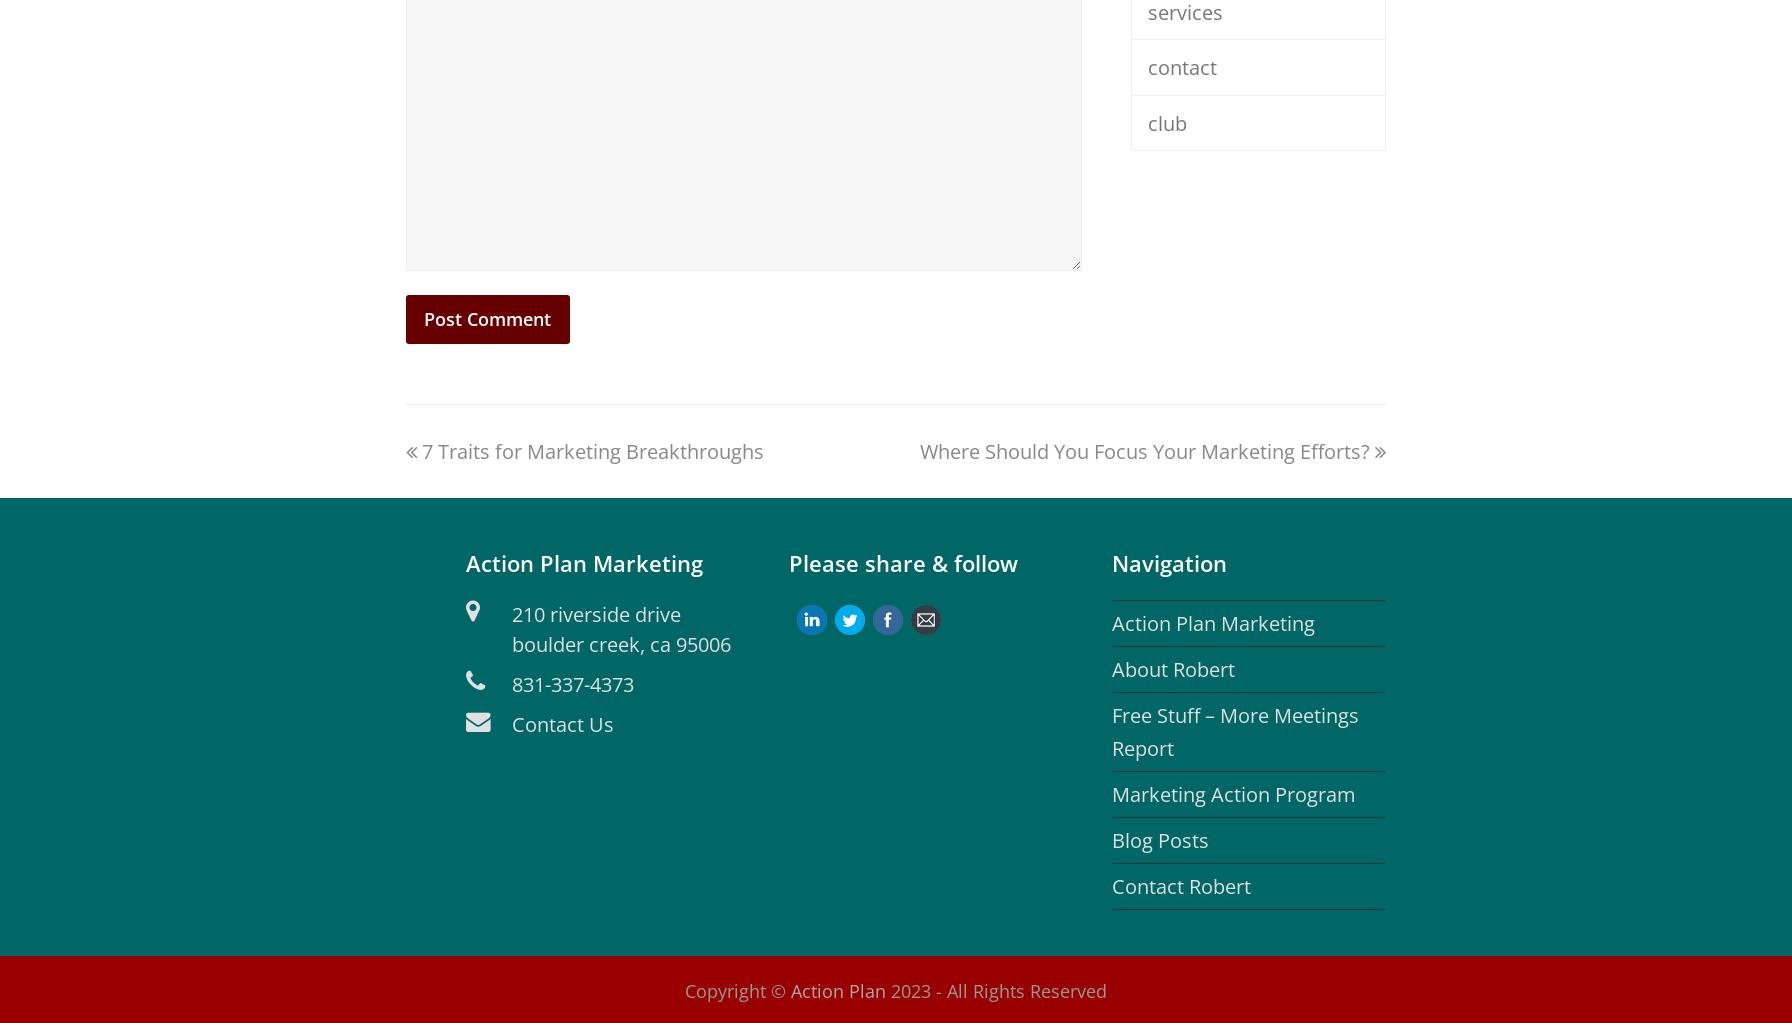 The image size is (1792, 1023). I want to click on 'Where Should You Focus Your Marketing Efforts?', so click(919, 449).